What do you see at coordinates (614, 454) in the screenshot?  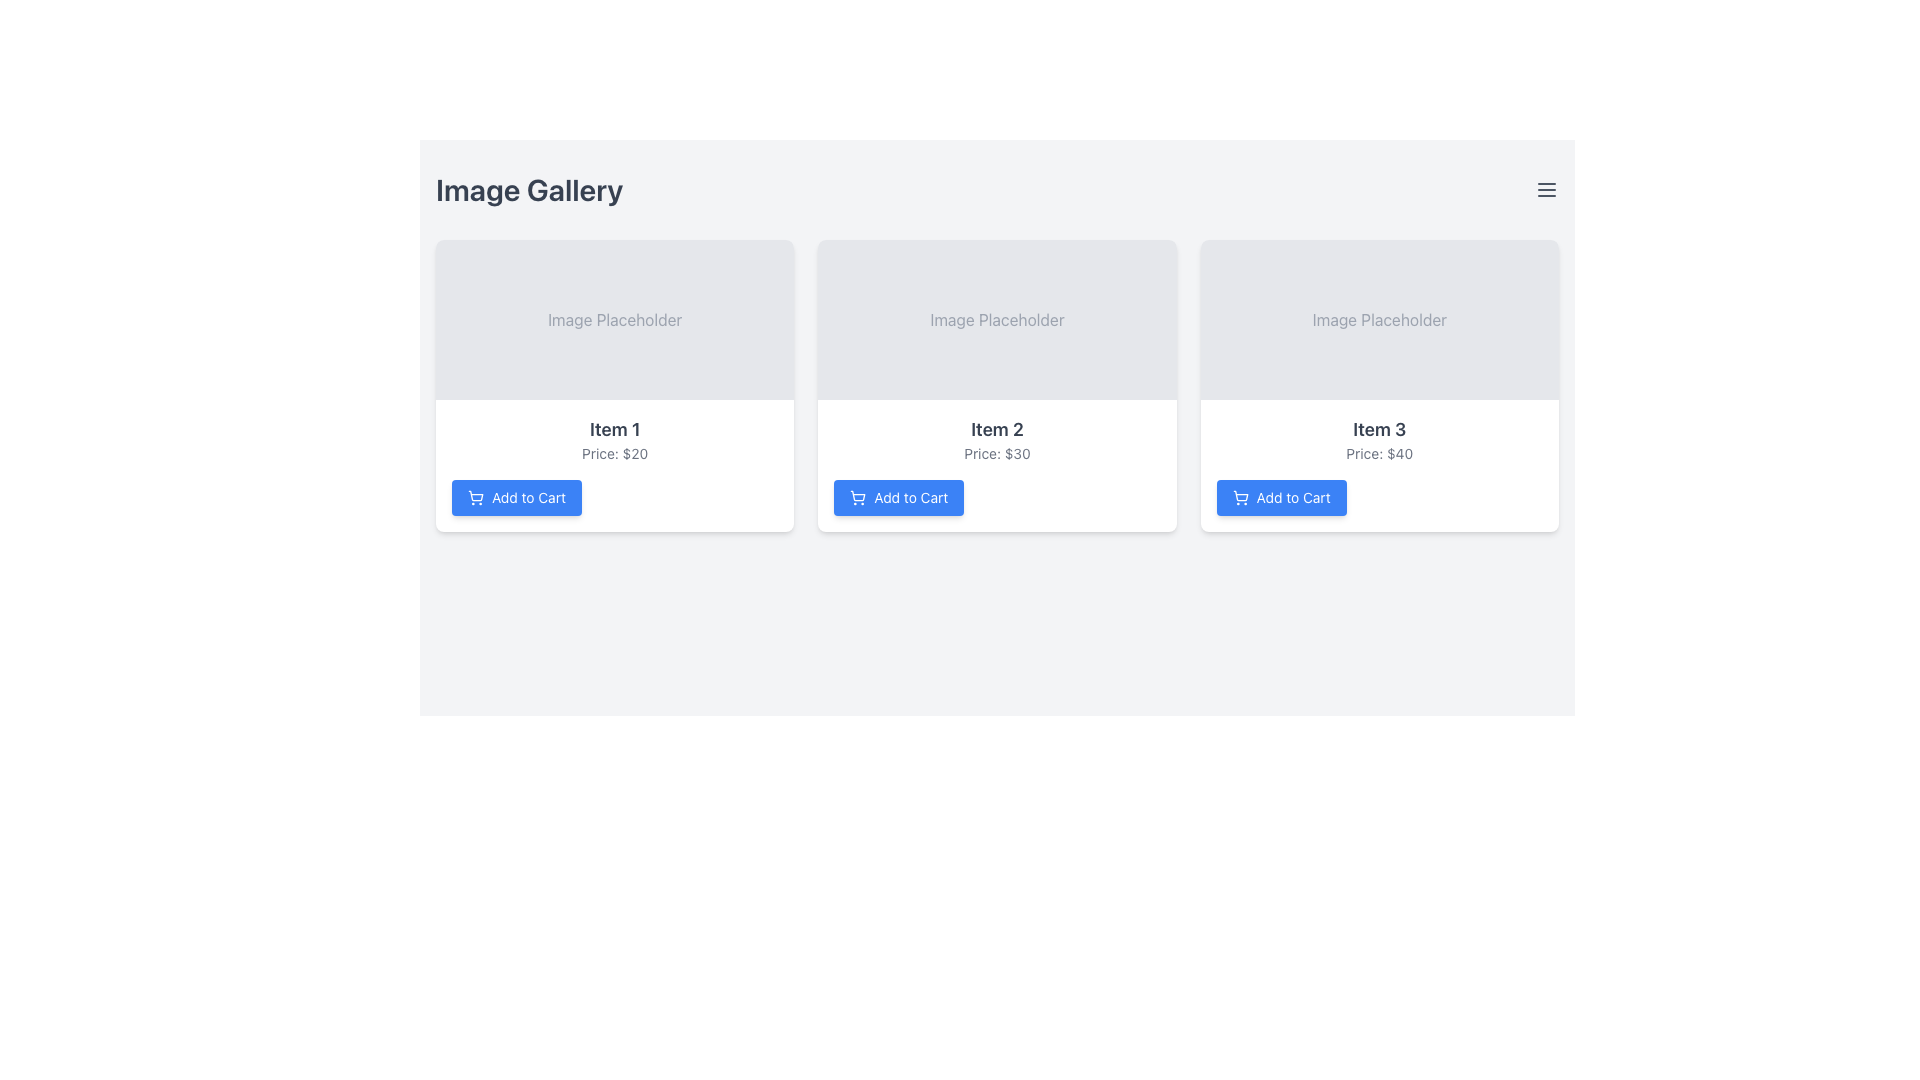 I see `the static text label displaying 'Price: $20', which is positioned below the 'Item 1' label and above the 'Add to Cart' button in the leftmost card component` at bounding box center [614, 454].